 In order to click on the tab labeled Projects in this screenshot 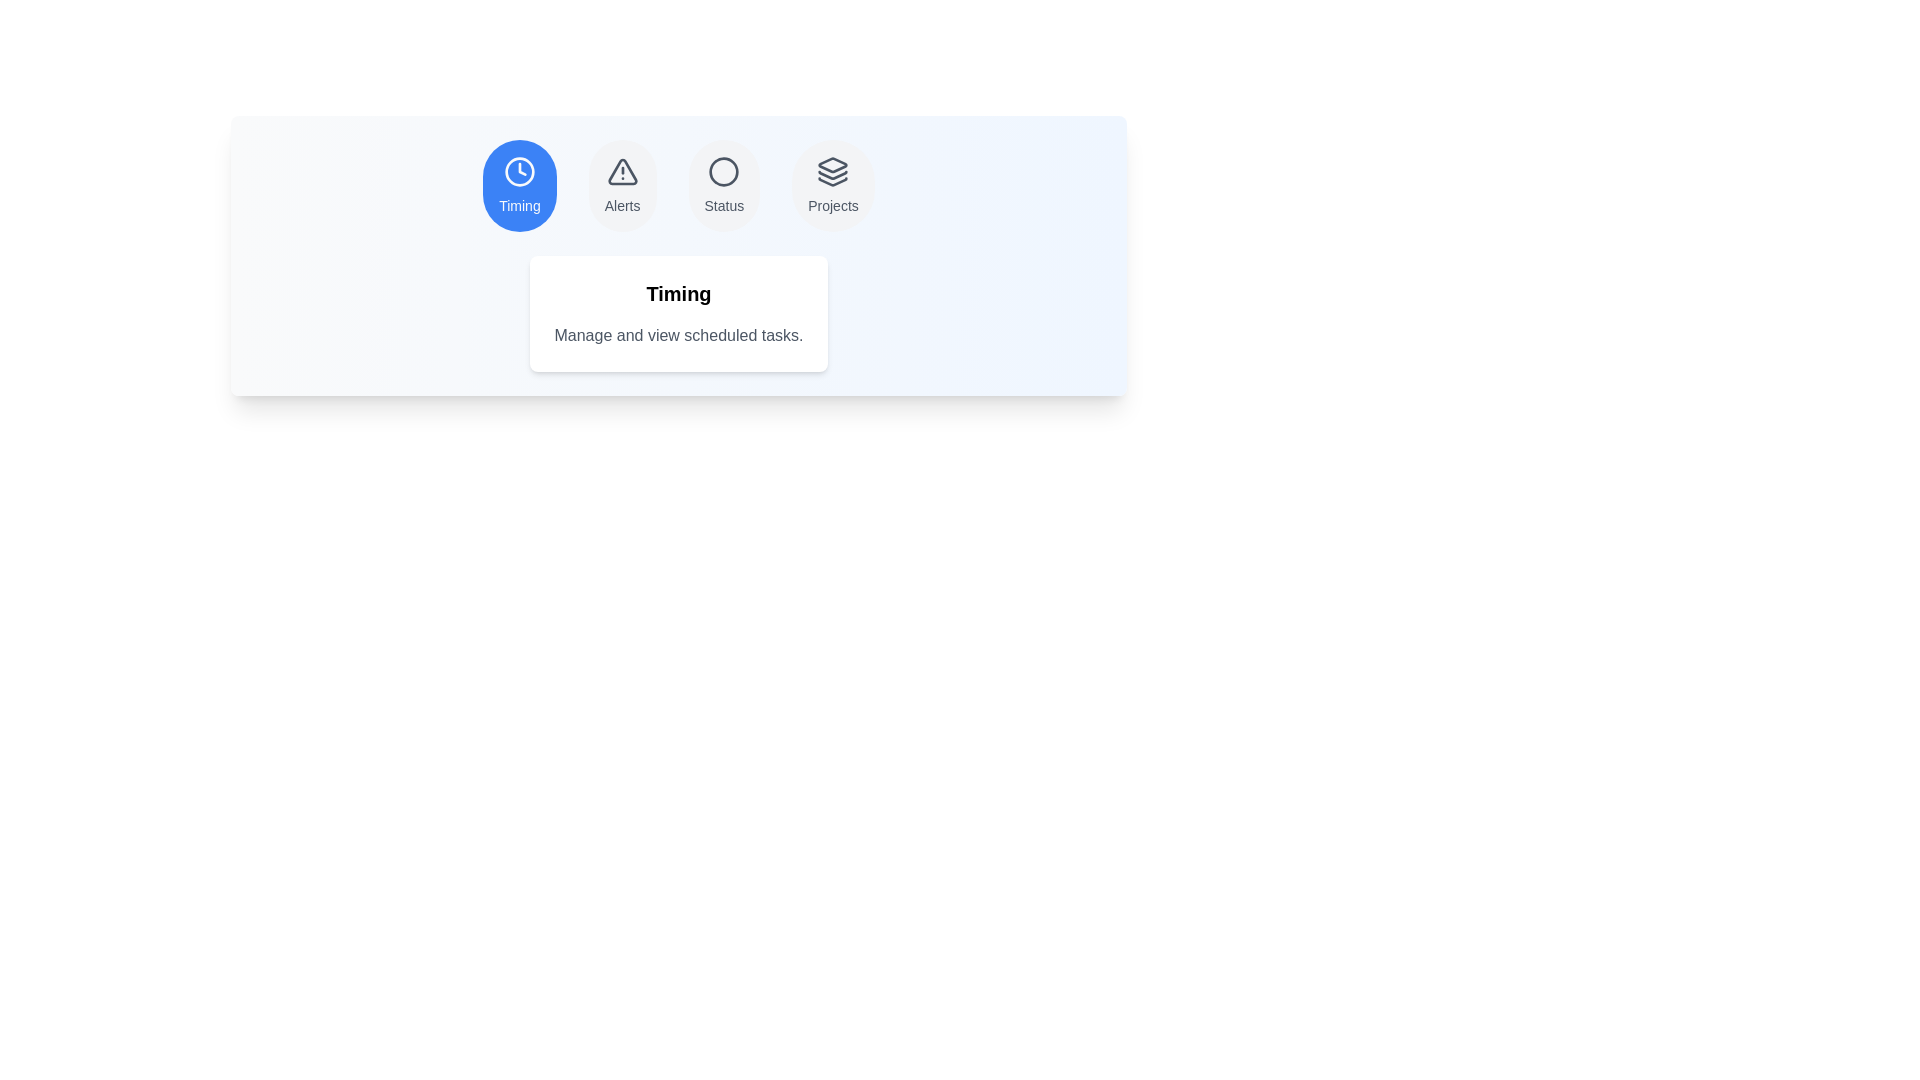, I will do `click(833, 185)`.